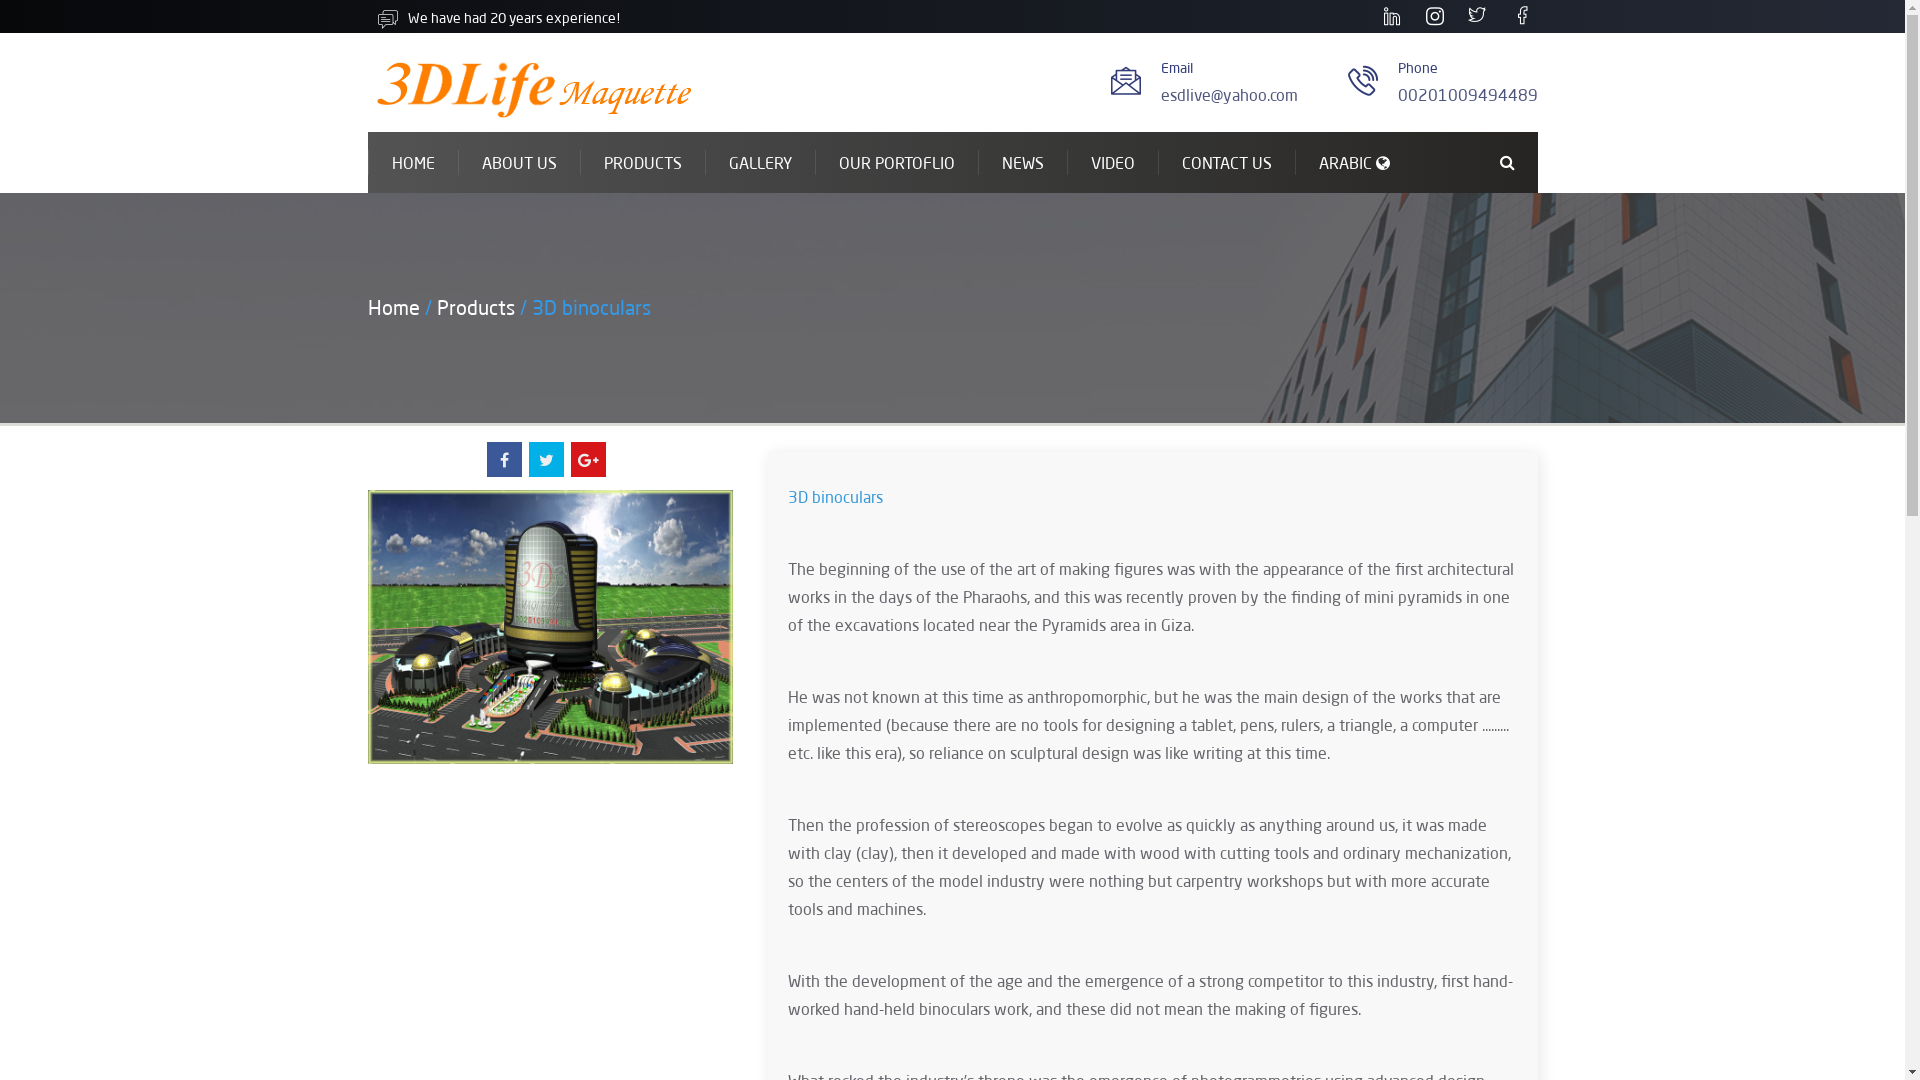 Image resolution: width=1920 pixels, height=1080 pixels. I want to click on 'index.php', so click(368, 81).